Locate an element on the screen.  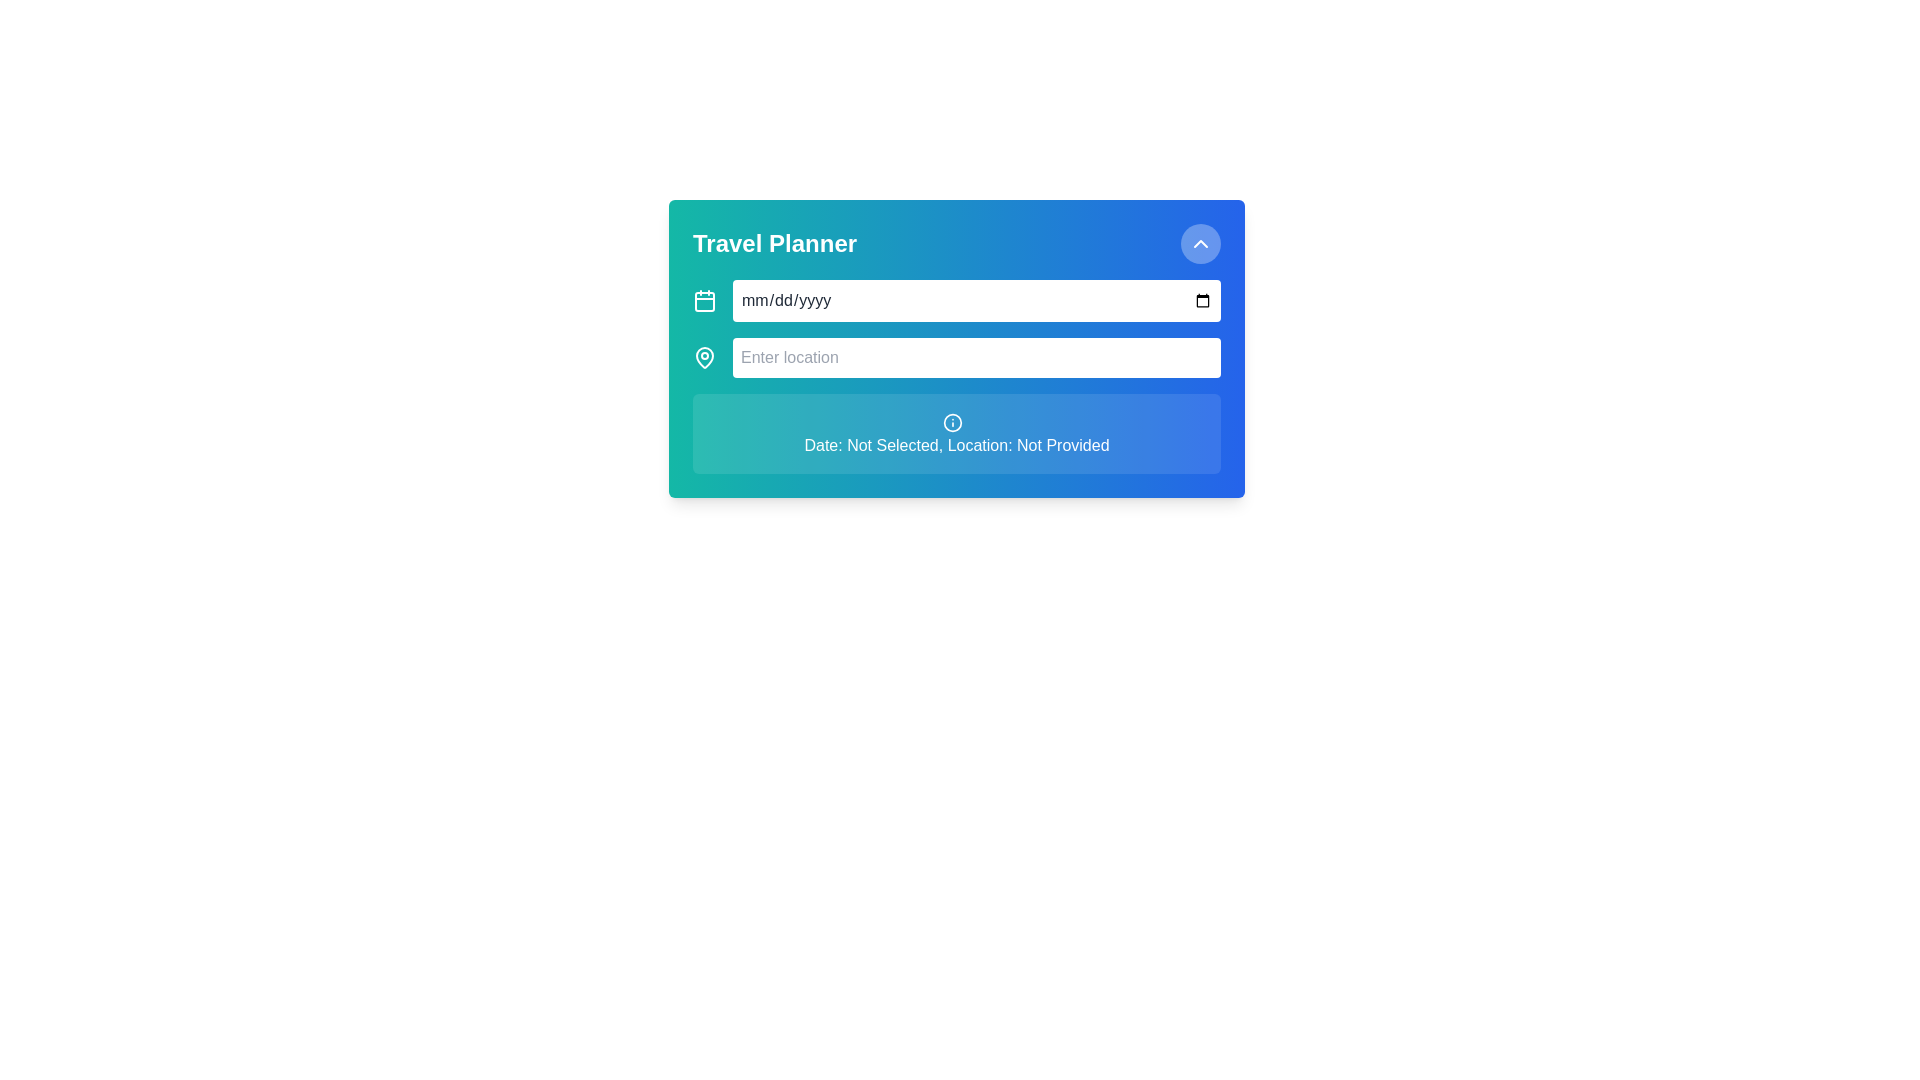
the Date input field located in the 'Travel Planner' UI component to focus and enter a date is located at coordinates (955, 300).